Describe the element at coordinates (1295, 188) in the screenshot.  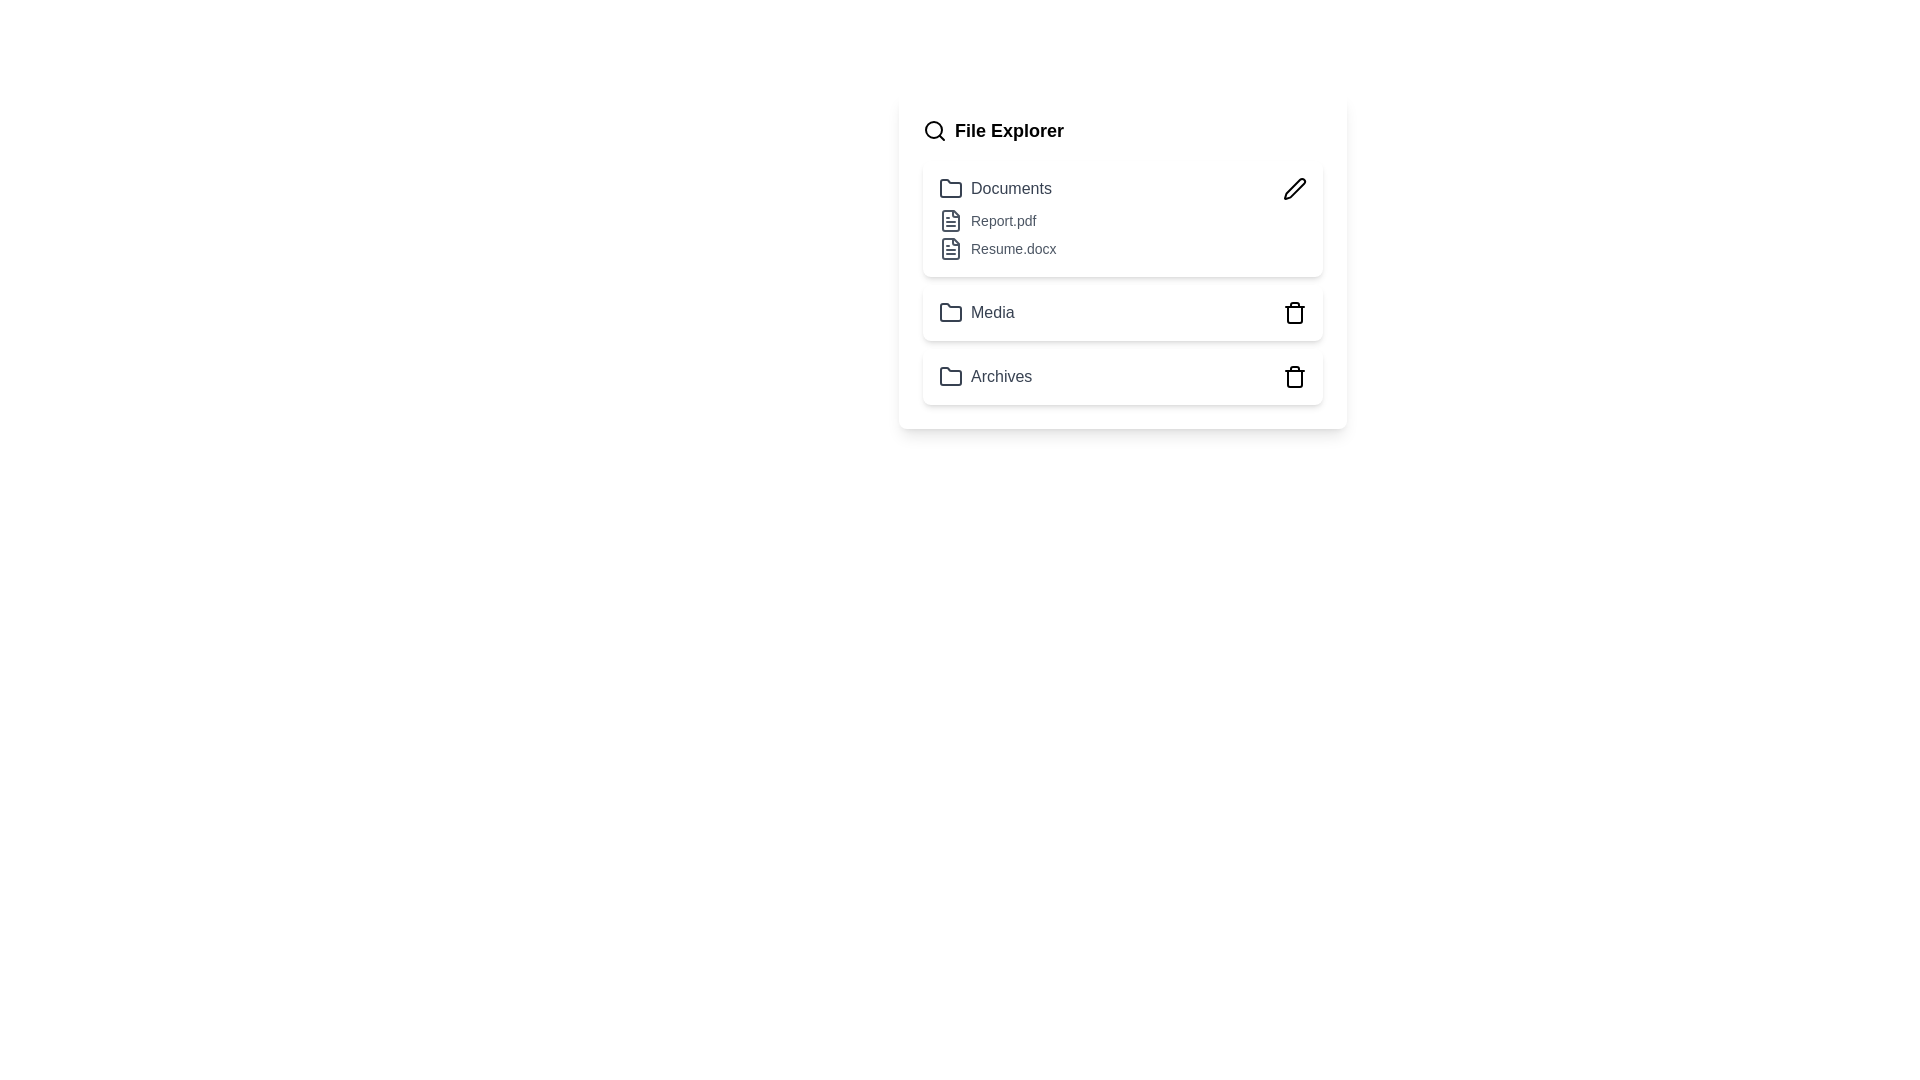
I see `the edit icon located at the right-most end of the 'Documents' folder row` at that location.